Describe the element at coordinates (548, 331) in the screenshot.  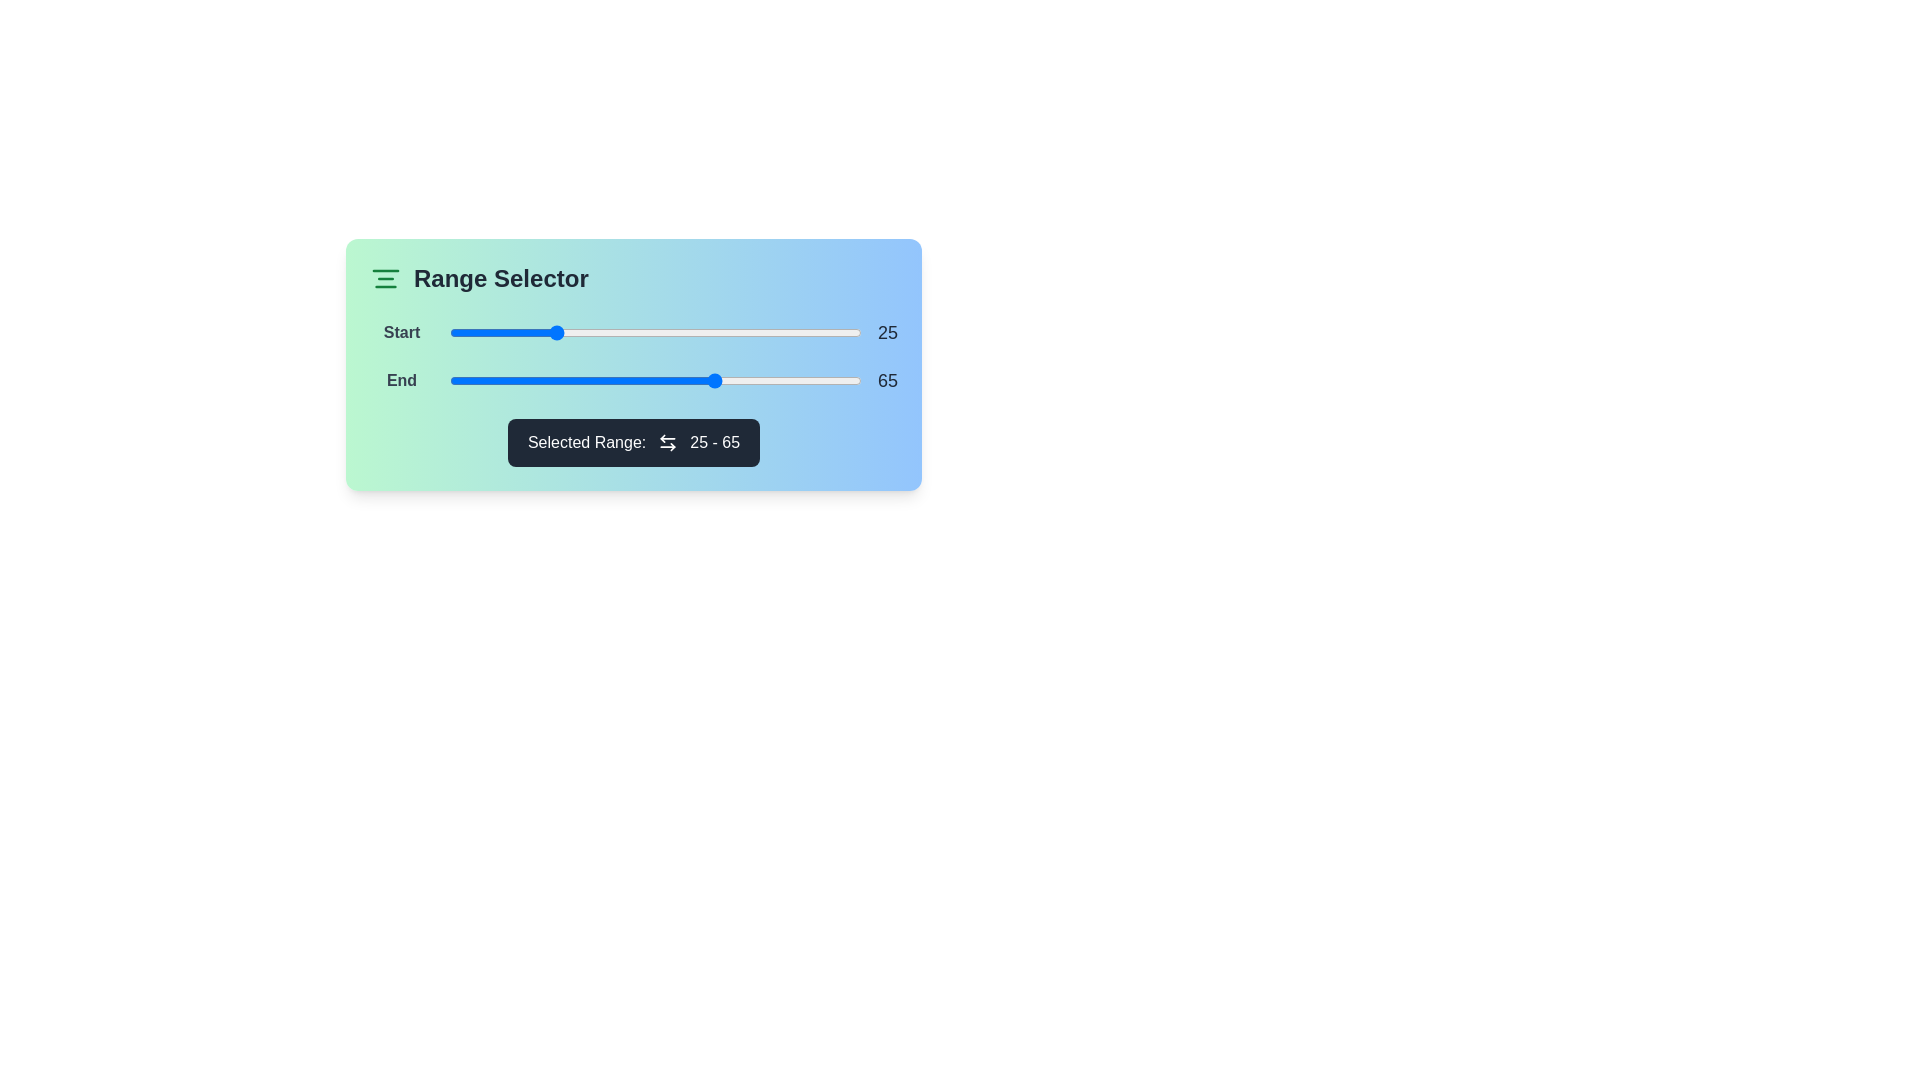
I see `the slider to set the range value to 24` at that location.